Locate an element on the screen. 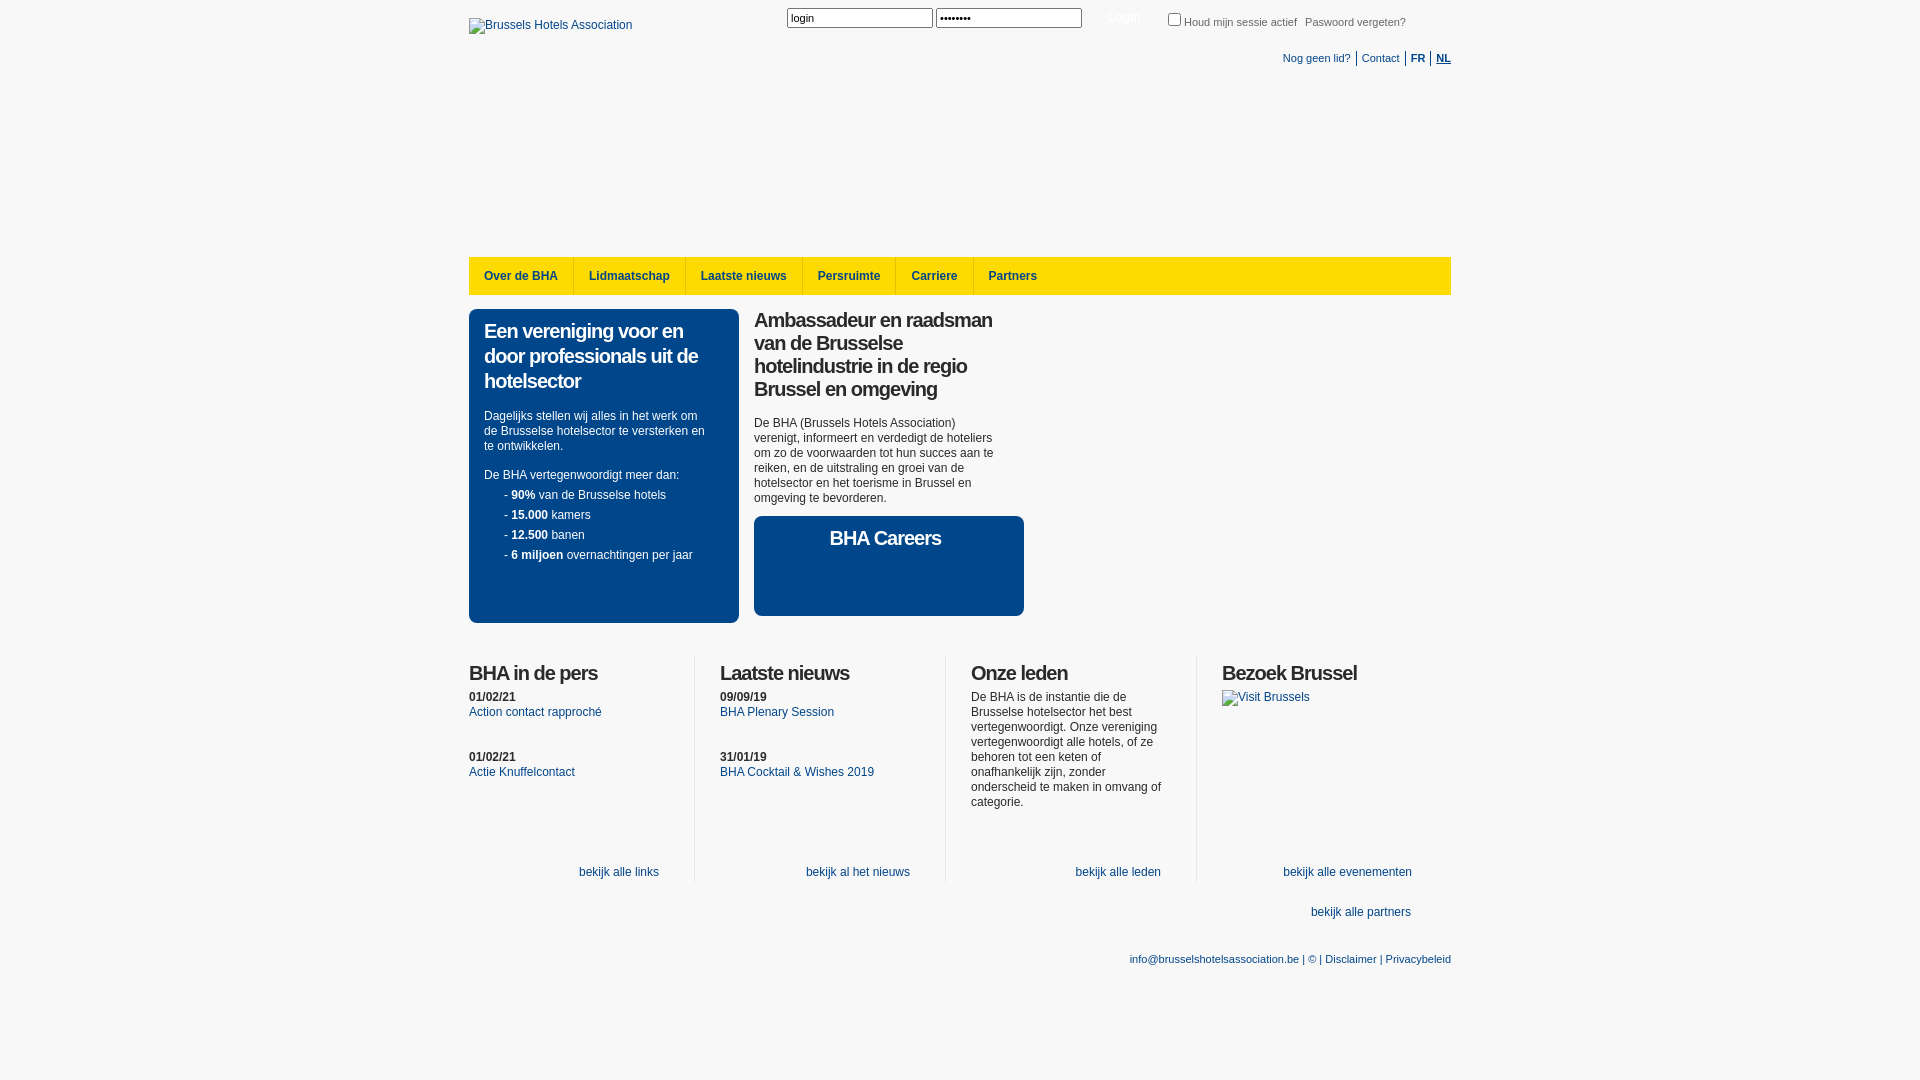 This screenshot has height=1080, width=1920. 'bekijk alle evenementen' is located at coordinates (1266, 871).